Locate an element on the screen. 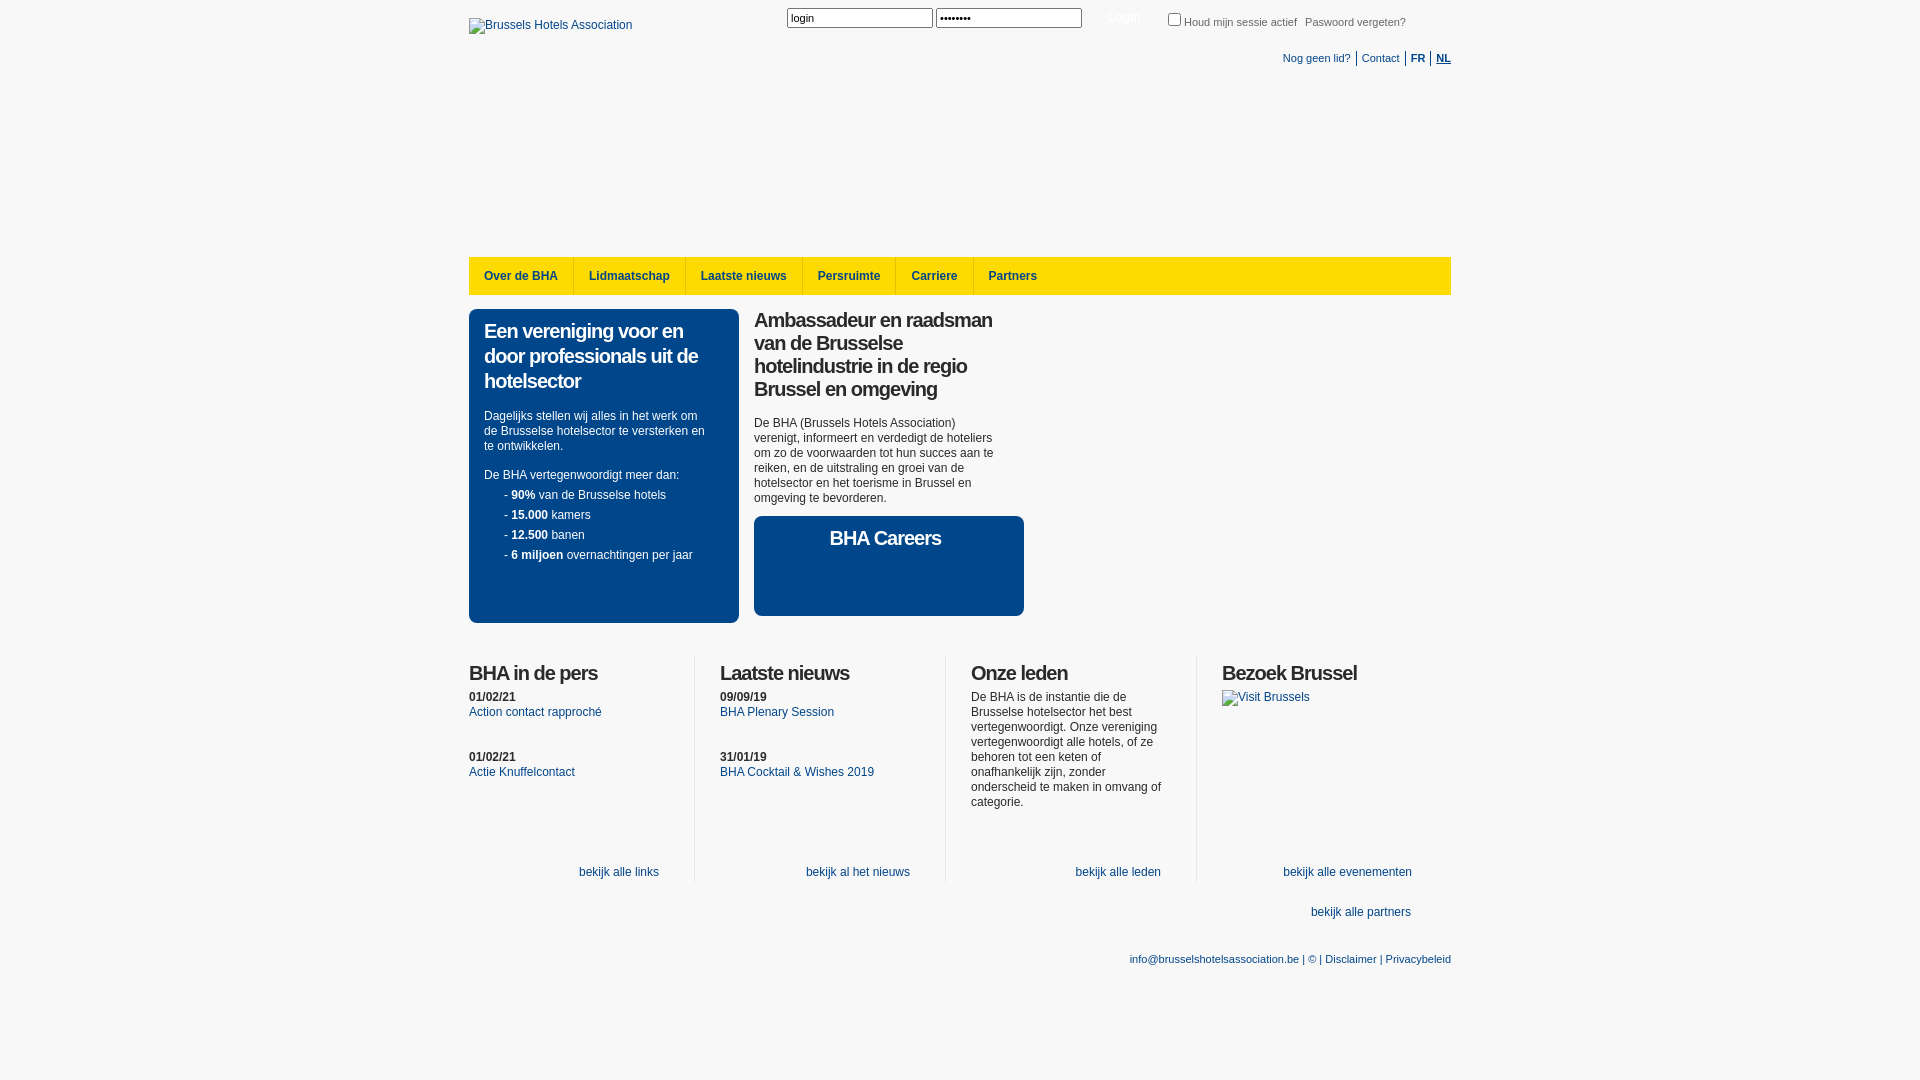 This screenshot has height=1080, width=1920. 'bekijk alle evenementen' is located at coordinates (1266, 871).